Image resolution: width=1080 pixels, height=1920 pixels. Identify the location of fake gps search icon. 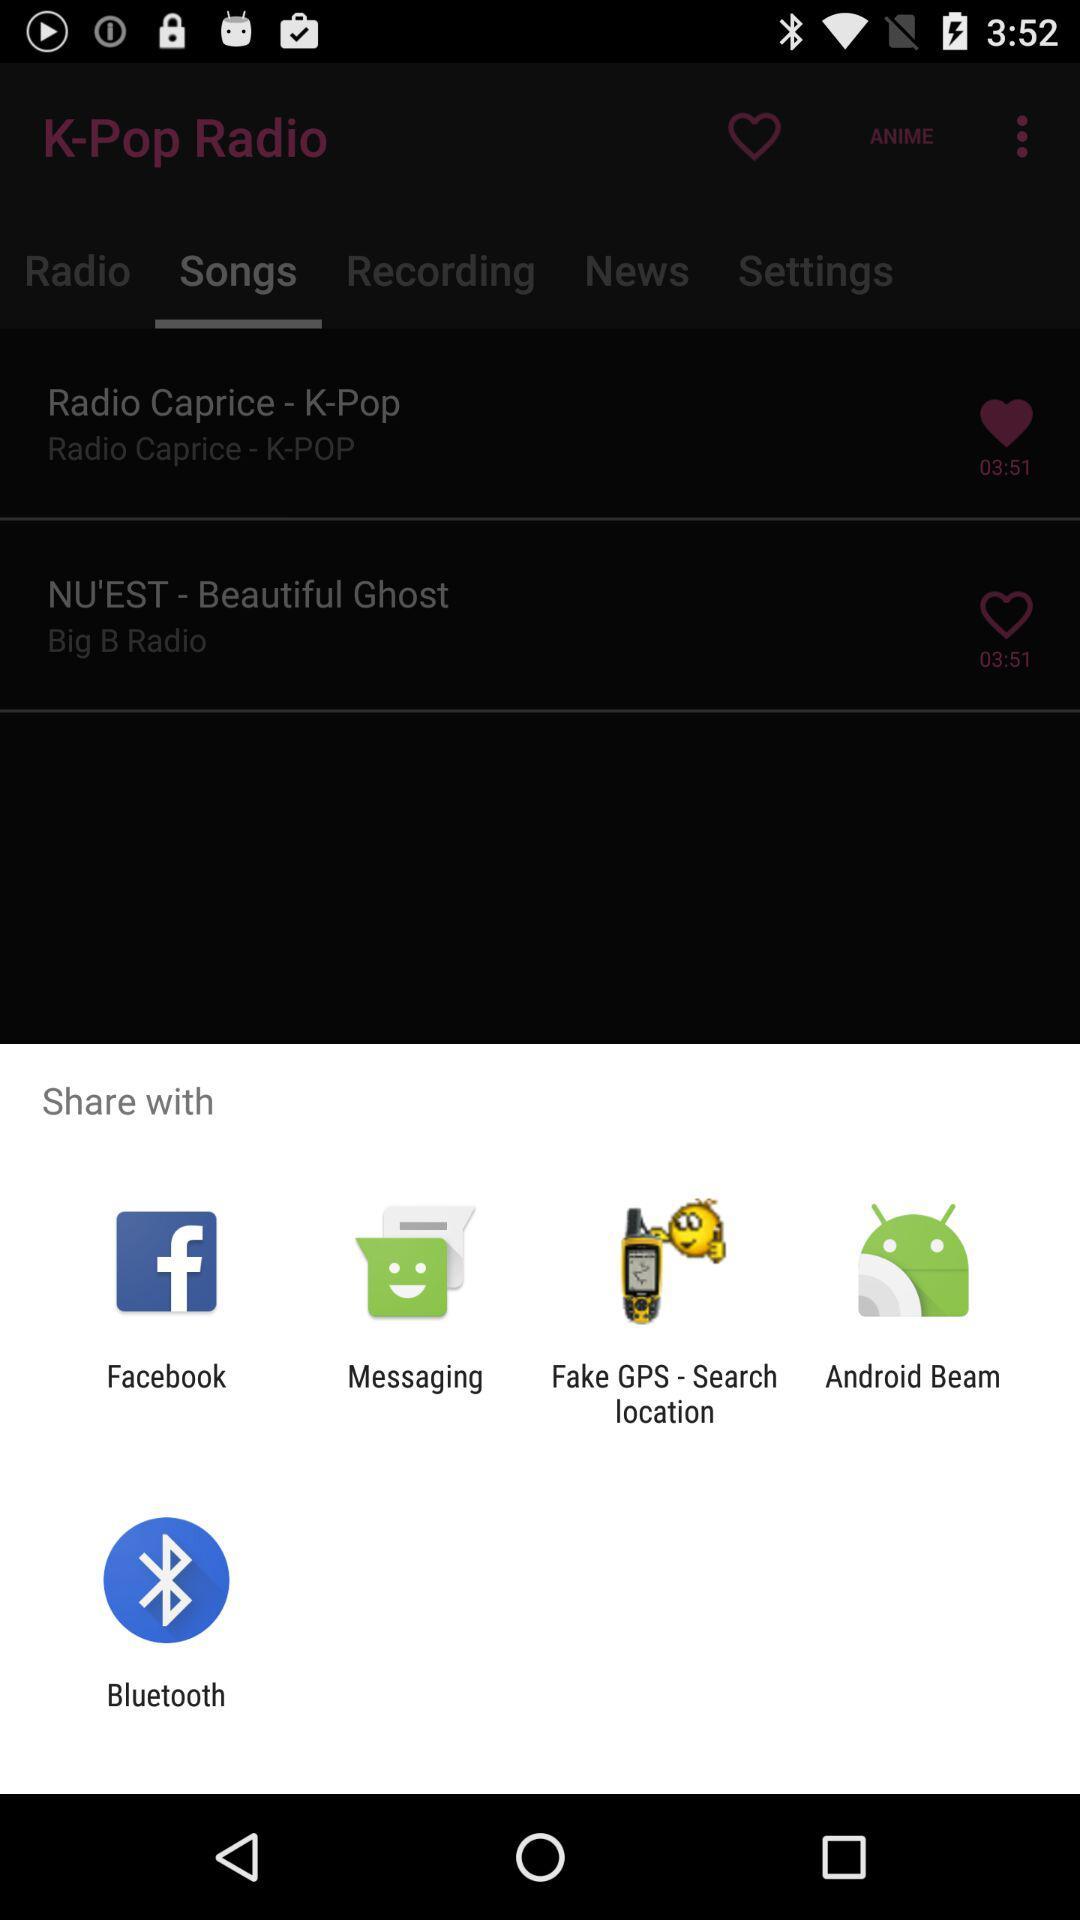
(664, 1392).